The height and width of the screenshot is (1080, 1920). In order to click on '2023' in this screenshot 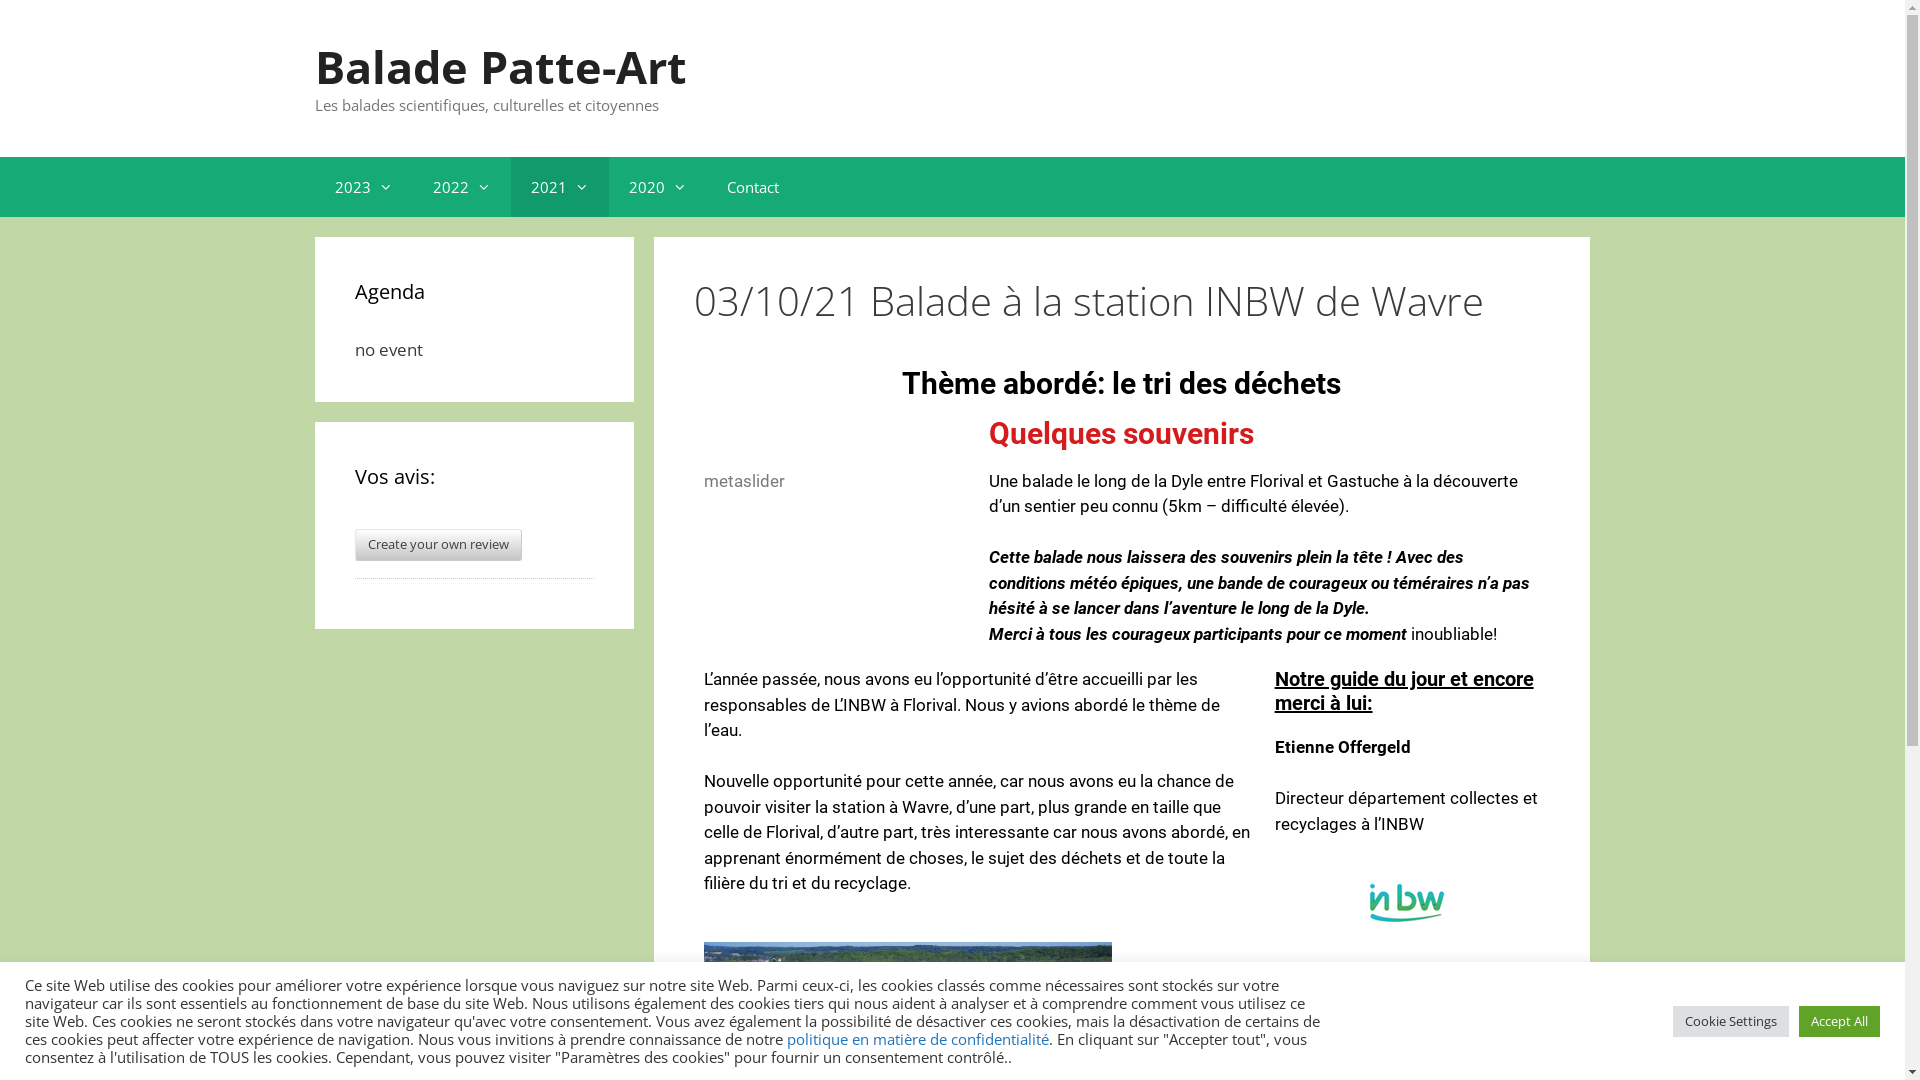, I will do `click(364, 185)`.